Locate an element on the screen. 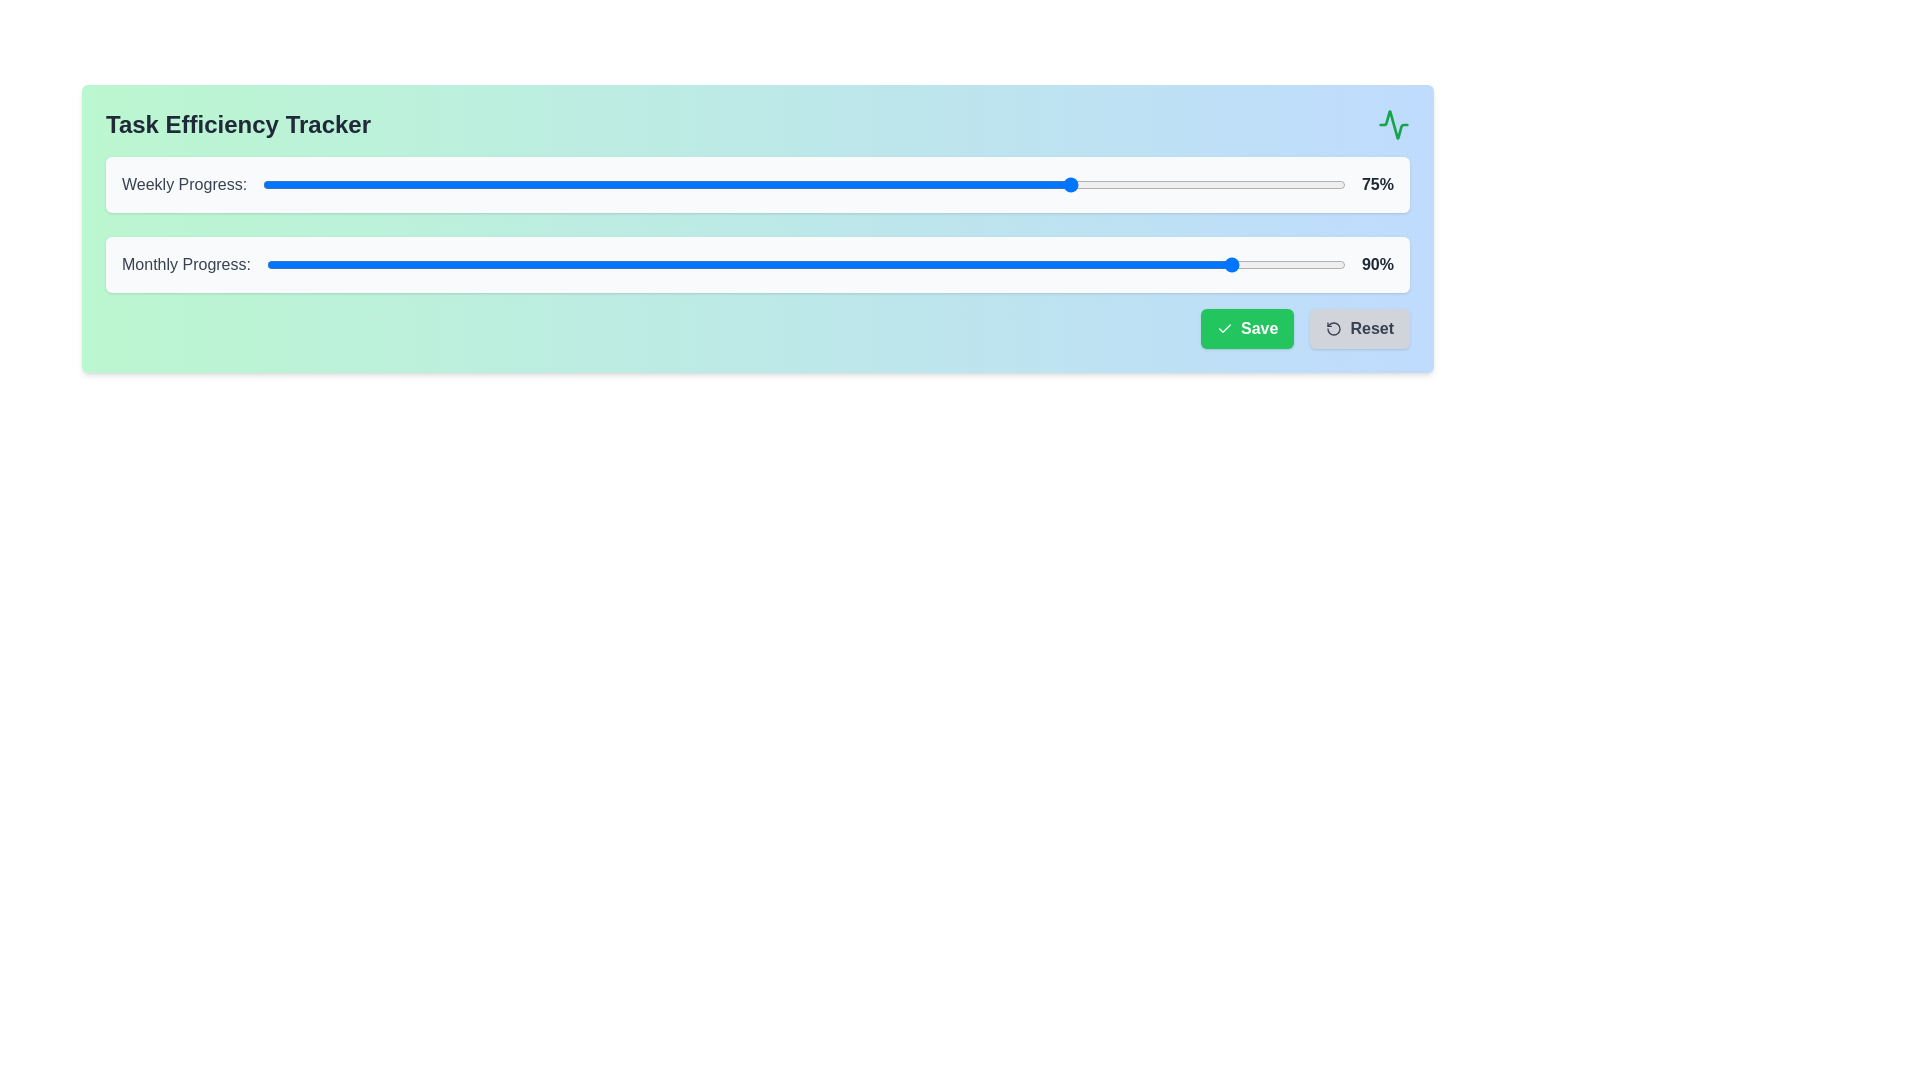  the Weekly Progress slider to 57% is located at coordinates (880, 185).